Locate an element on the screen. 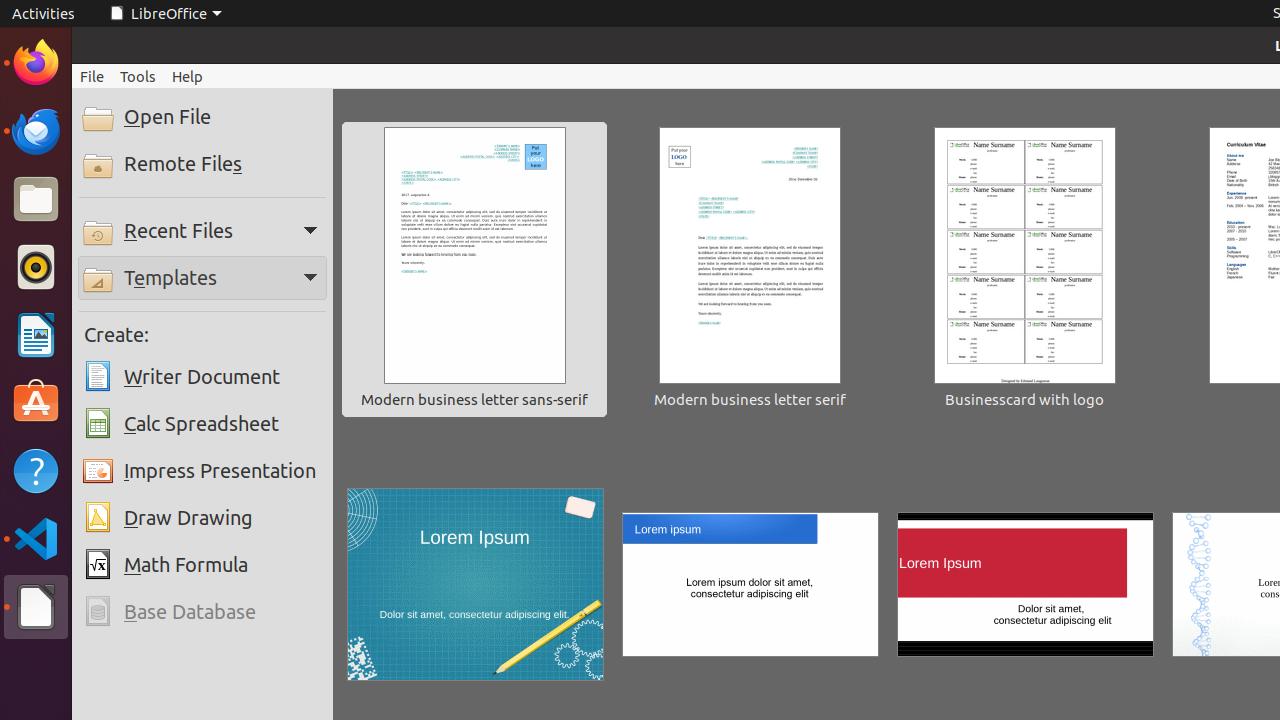 The image size is (1280, 720). 'File' is located at coordinates (91, 75).